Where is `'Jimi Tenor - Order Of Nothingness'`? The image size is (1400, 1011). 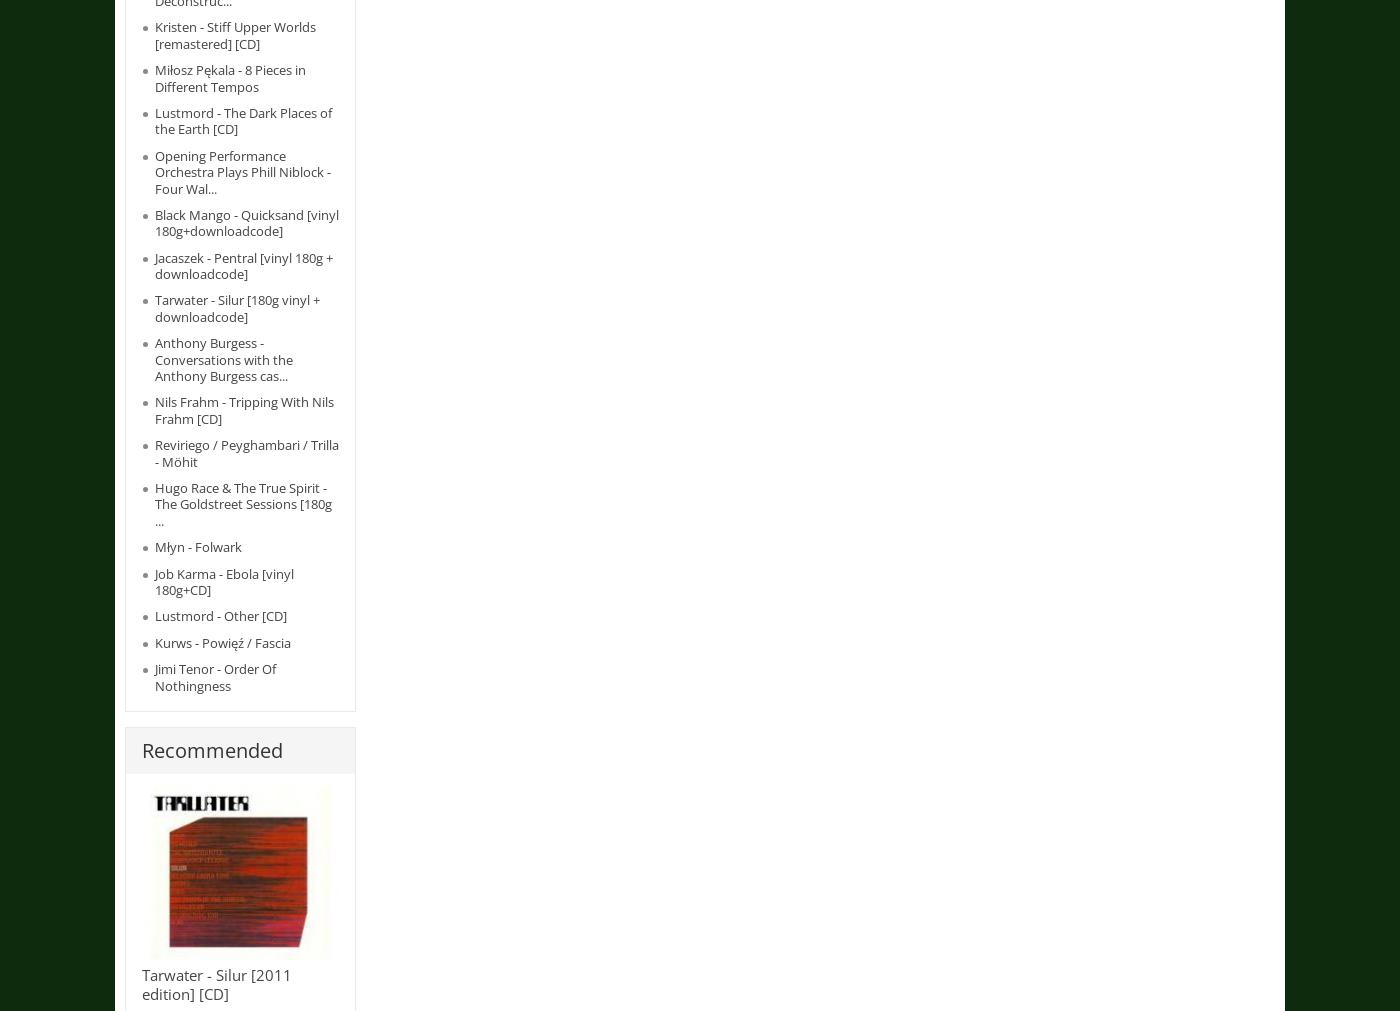 'Jimi Tenor - Order Of Nothingness' is located at coordinates (215, 675).